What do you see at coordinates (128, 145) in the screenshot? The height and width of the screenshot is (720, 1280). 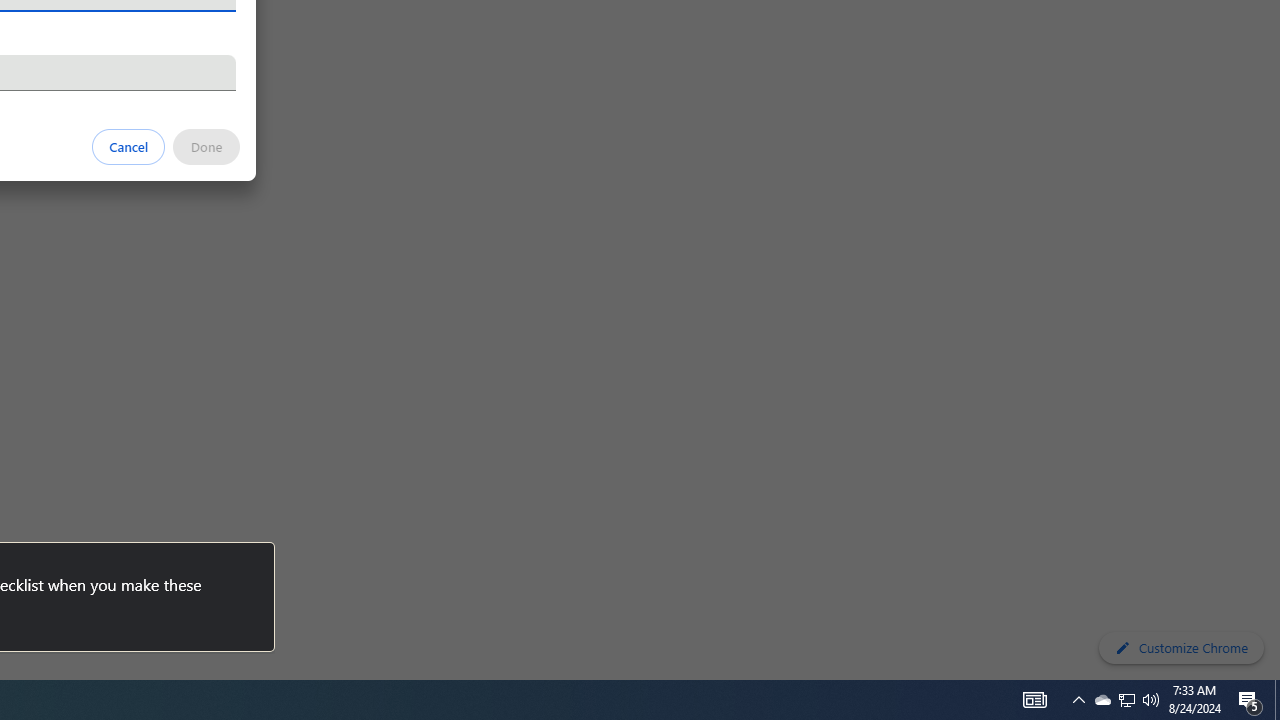 I see `'Cancel'` at bounding box center [128, 145].